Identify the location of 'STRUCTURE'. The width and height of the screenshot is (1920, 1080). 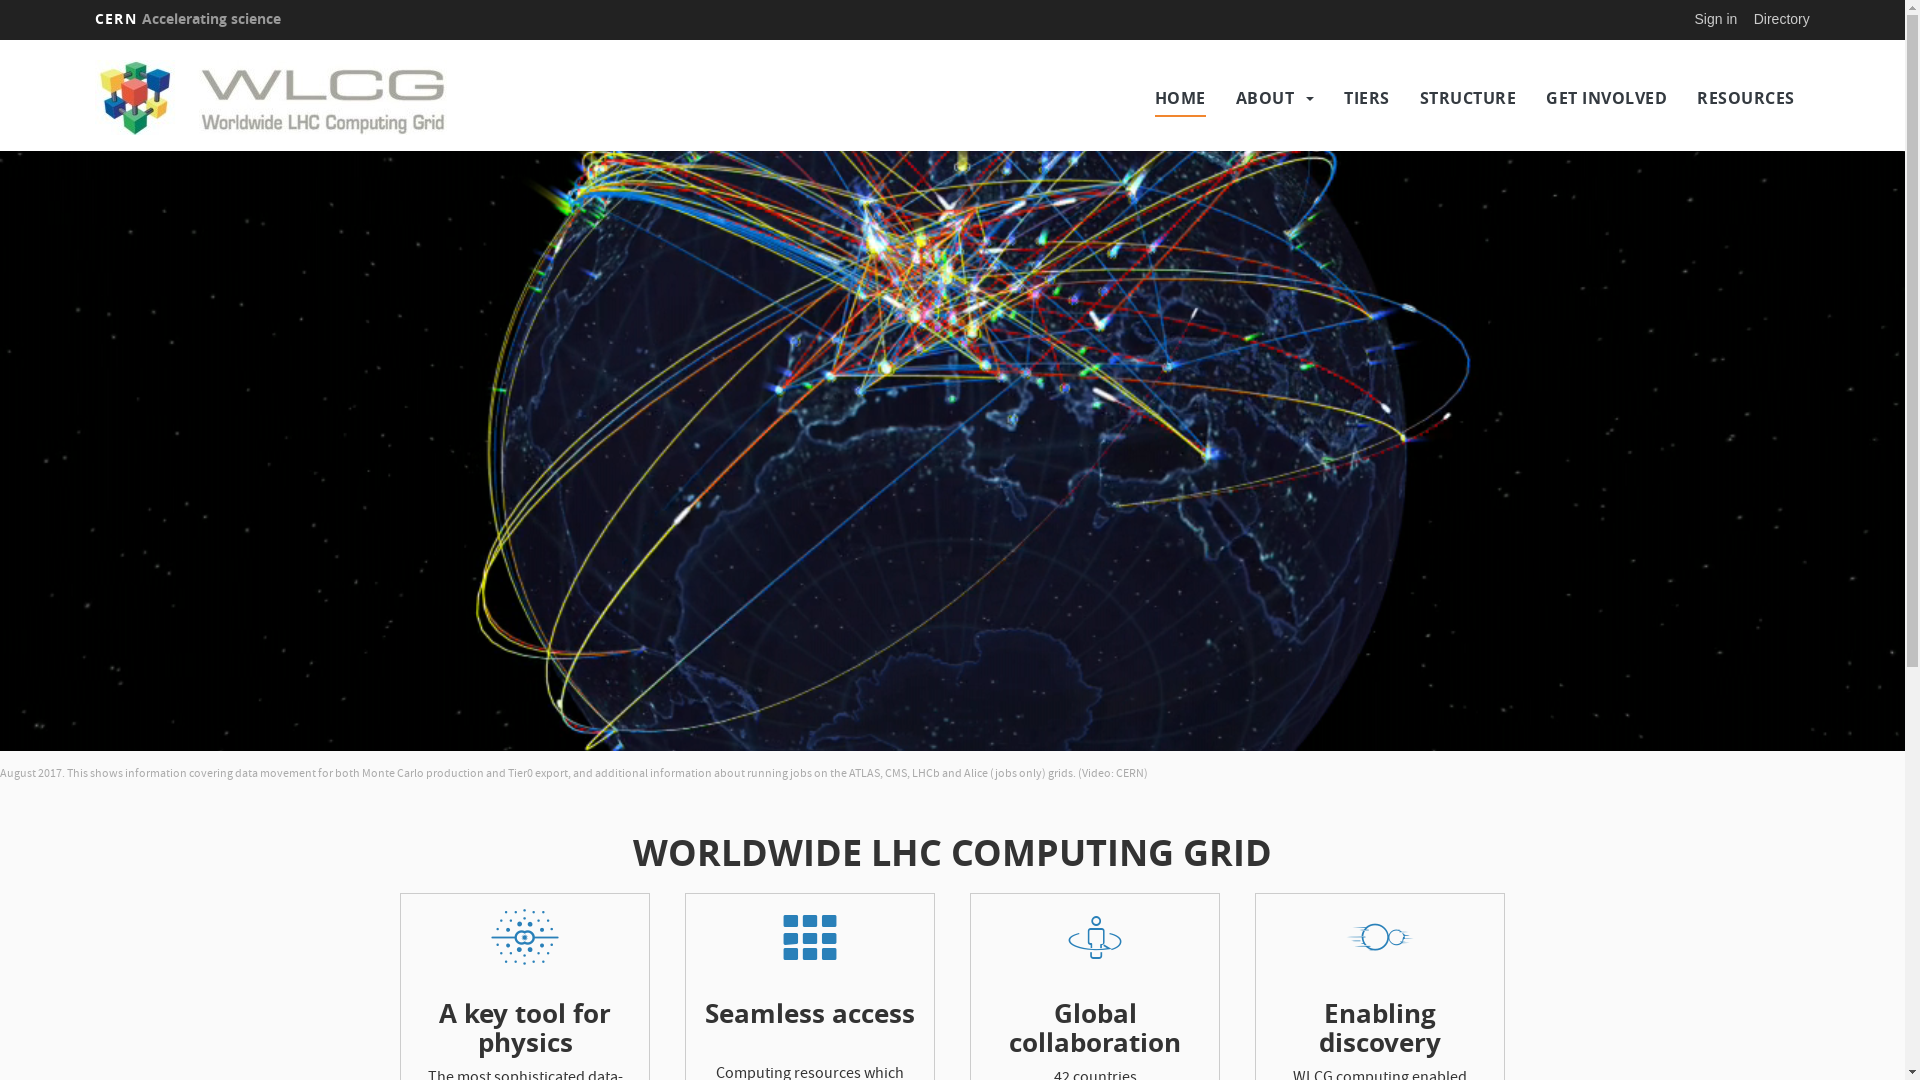
(1468, 97).